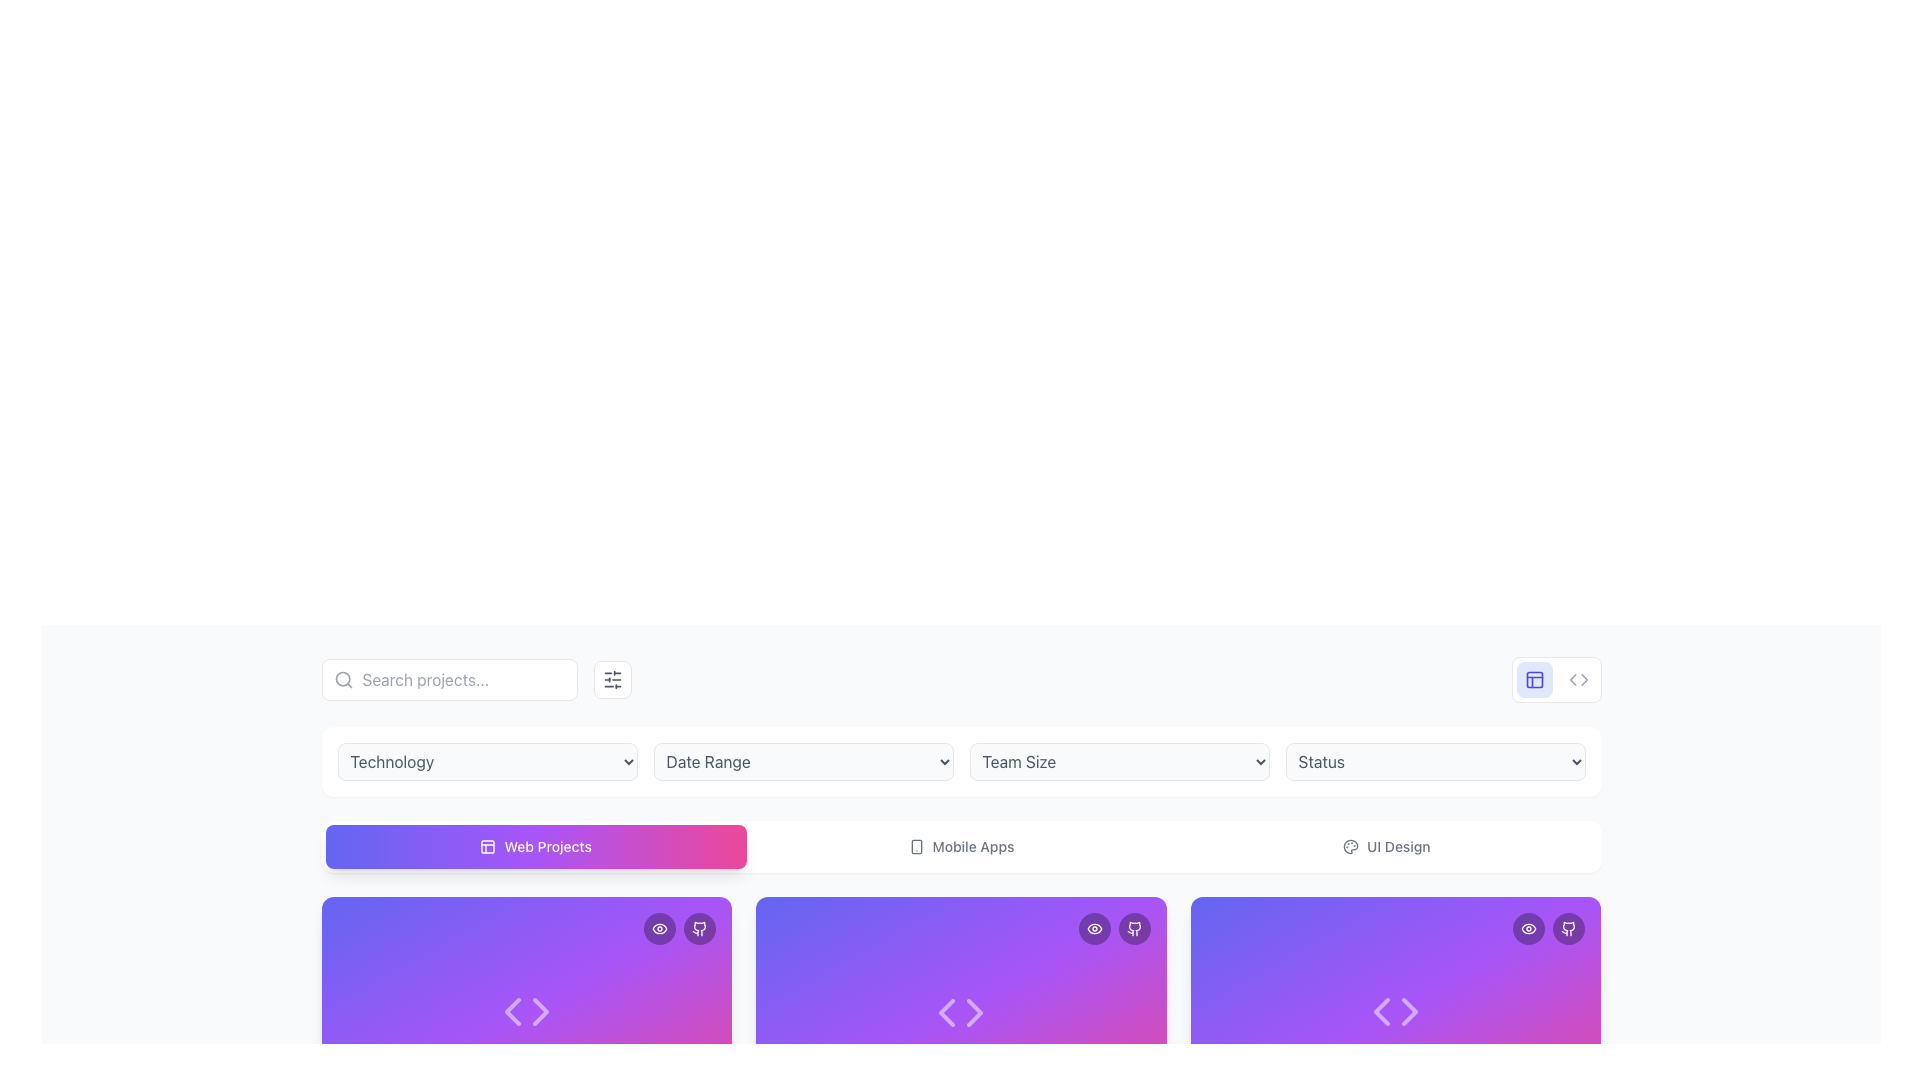 The width and height of the screenshot is (1920, 1080). I want to click on the settings icon located near the top-right corner of the interface, so click(611, 678).